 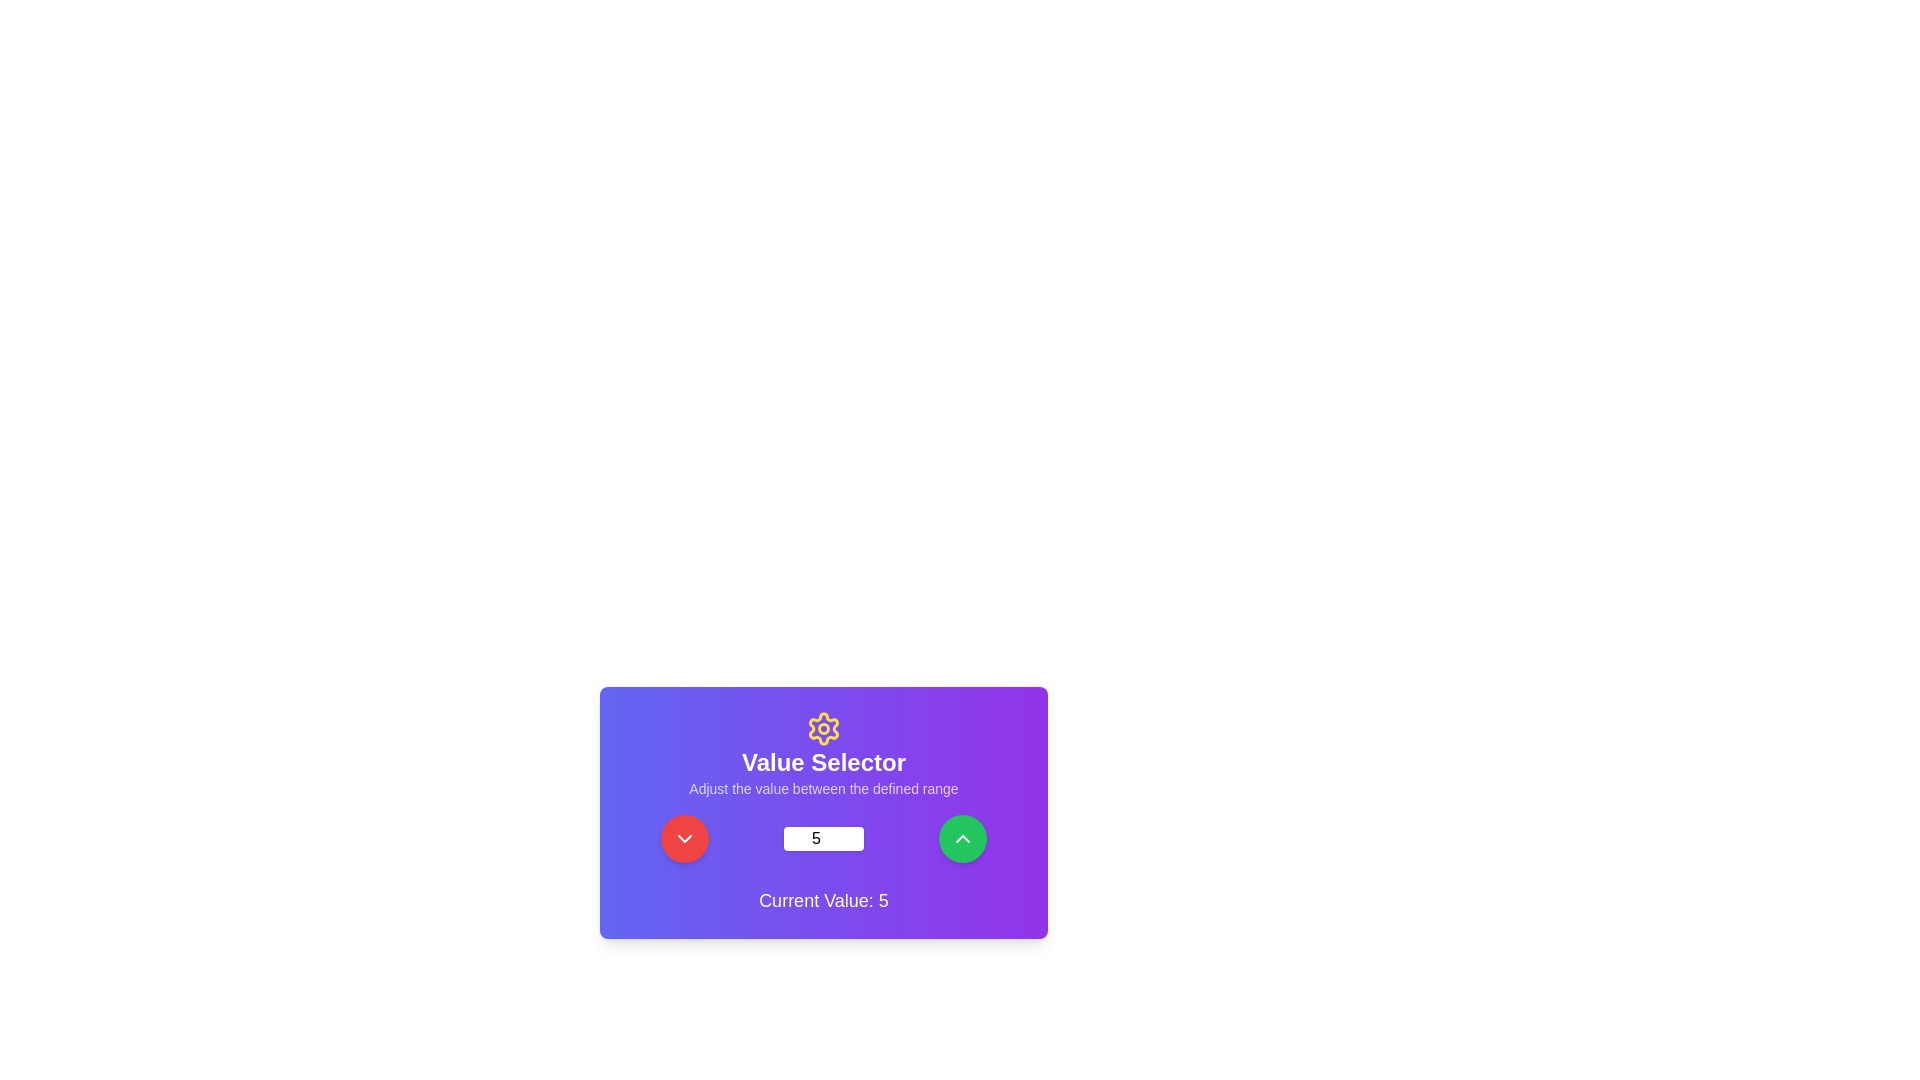 What do you see at coordinates (824, 839) in the screenshot?
I see `the number input box located in the unified control bar near the bottom part of the card` at bounding box center [824, 839].